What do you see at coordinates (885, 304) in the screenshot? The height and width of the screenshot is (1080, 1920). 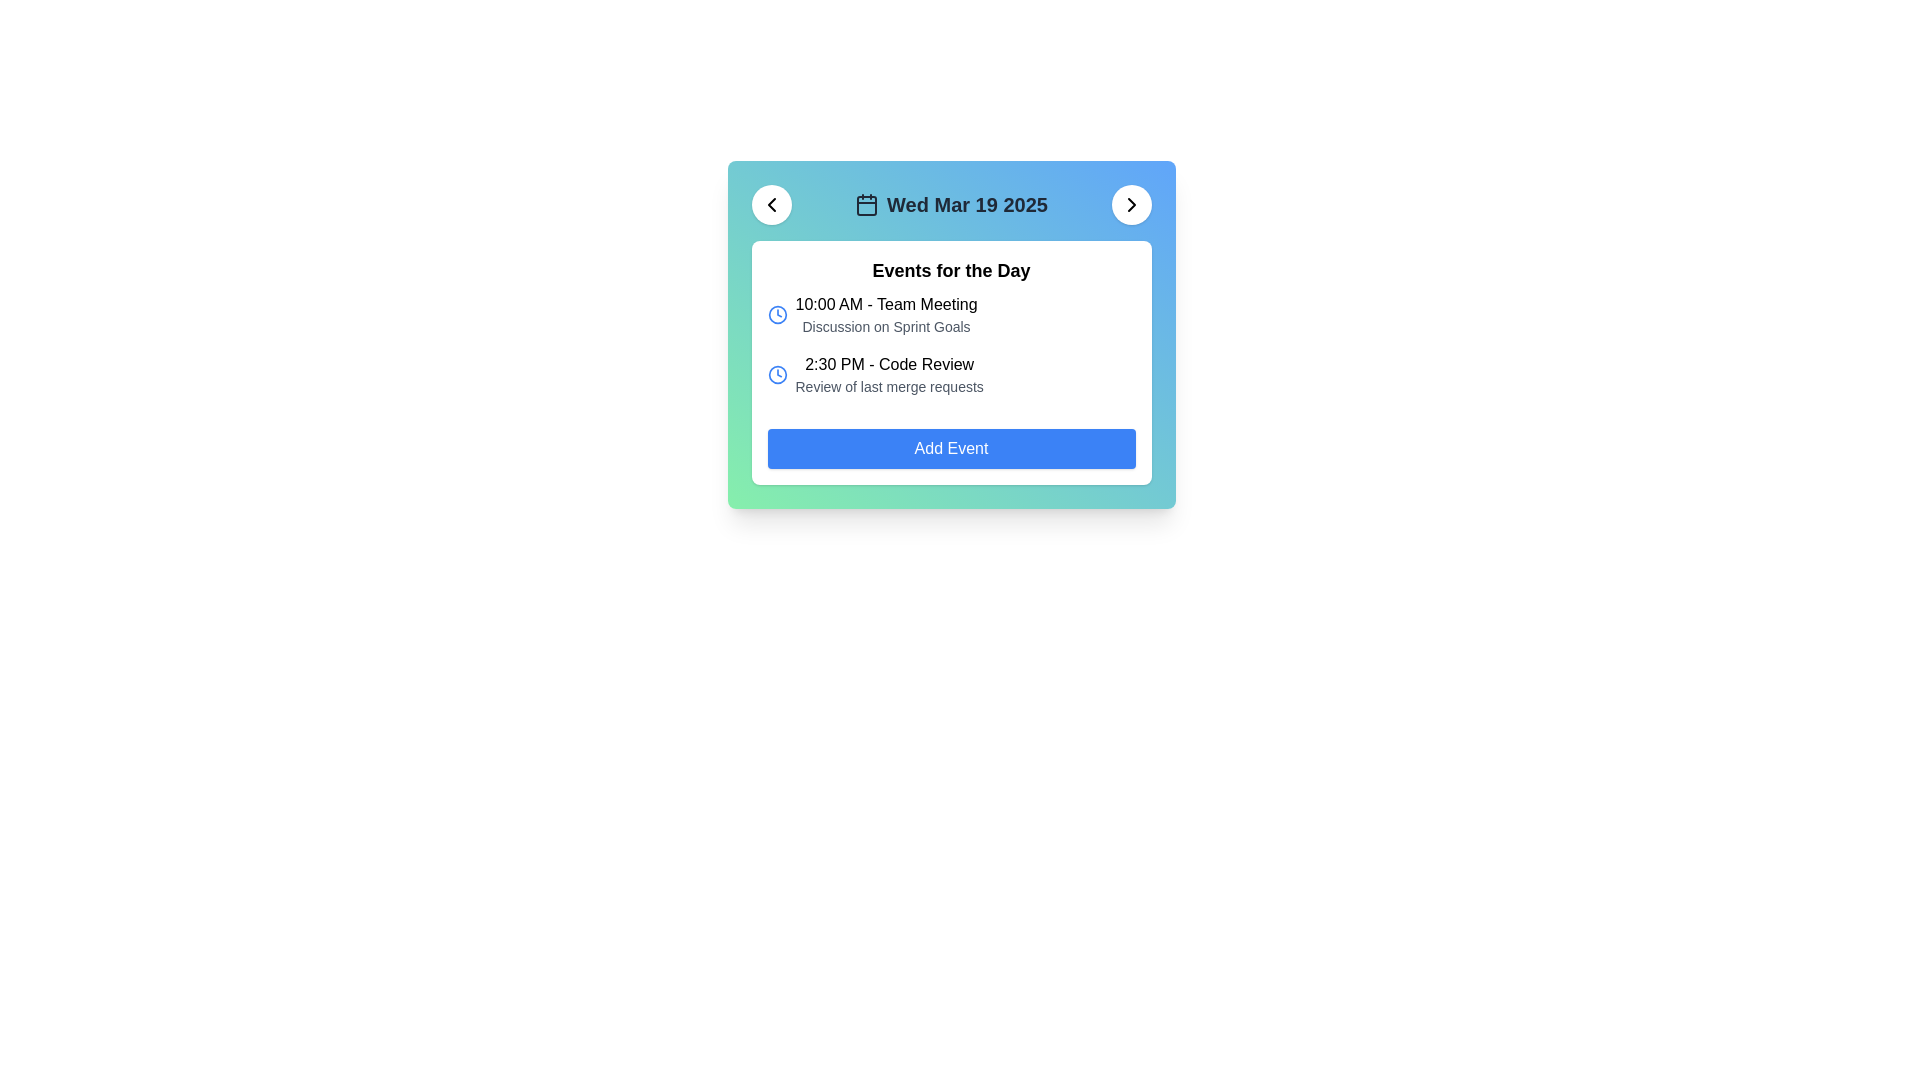 I see `the header text label for the scheduled event located in the 'Events for the Day' section of the calendar interface, which is positioned above the 'Discussion on Sprint Goals' description` at bounding box center [885, 304].